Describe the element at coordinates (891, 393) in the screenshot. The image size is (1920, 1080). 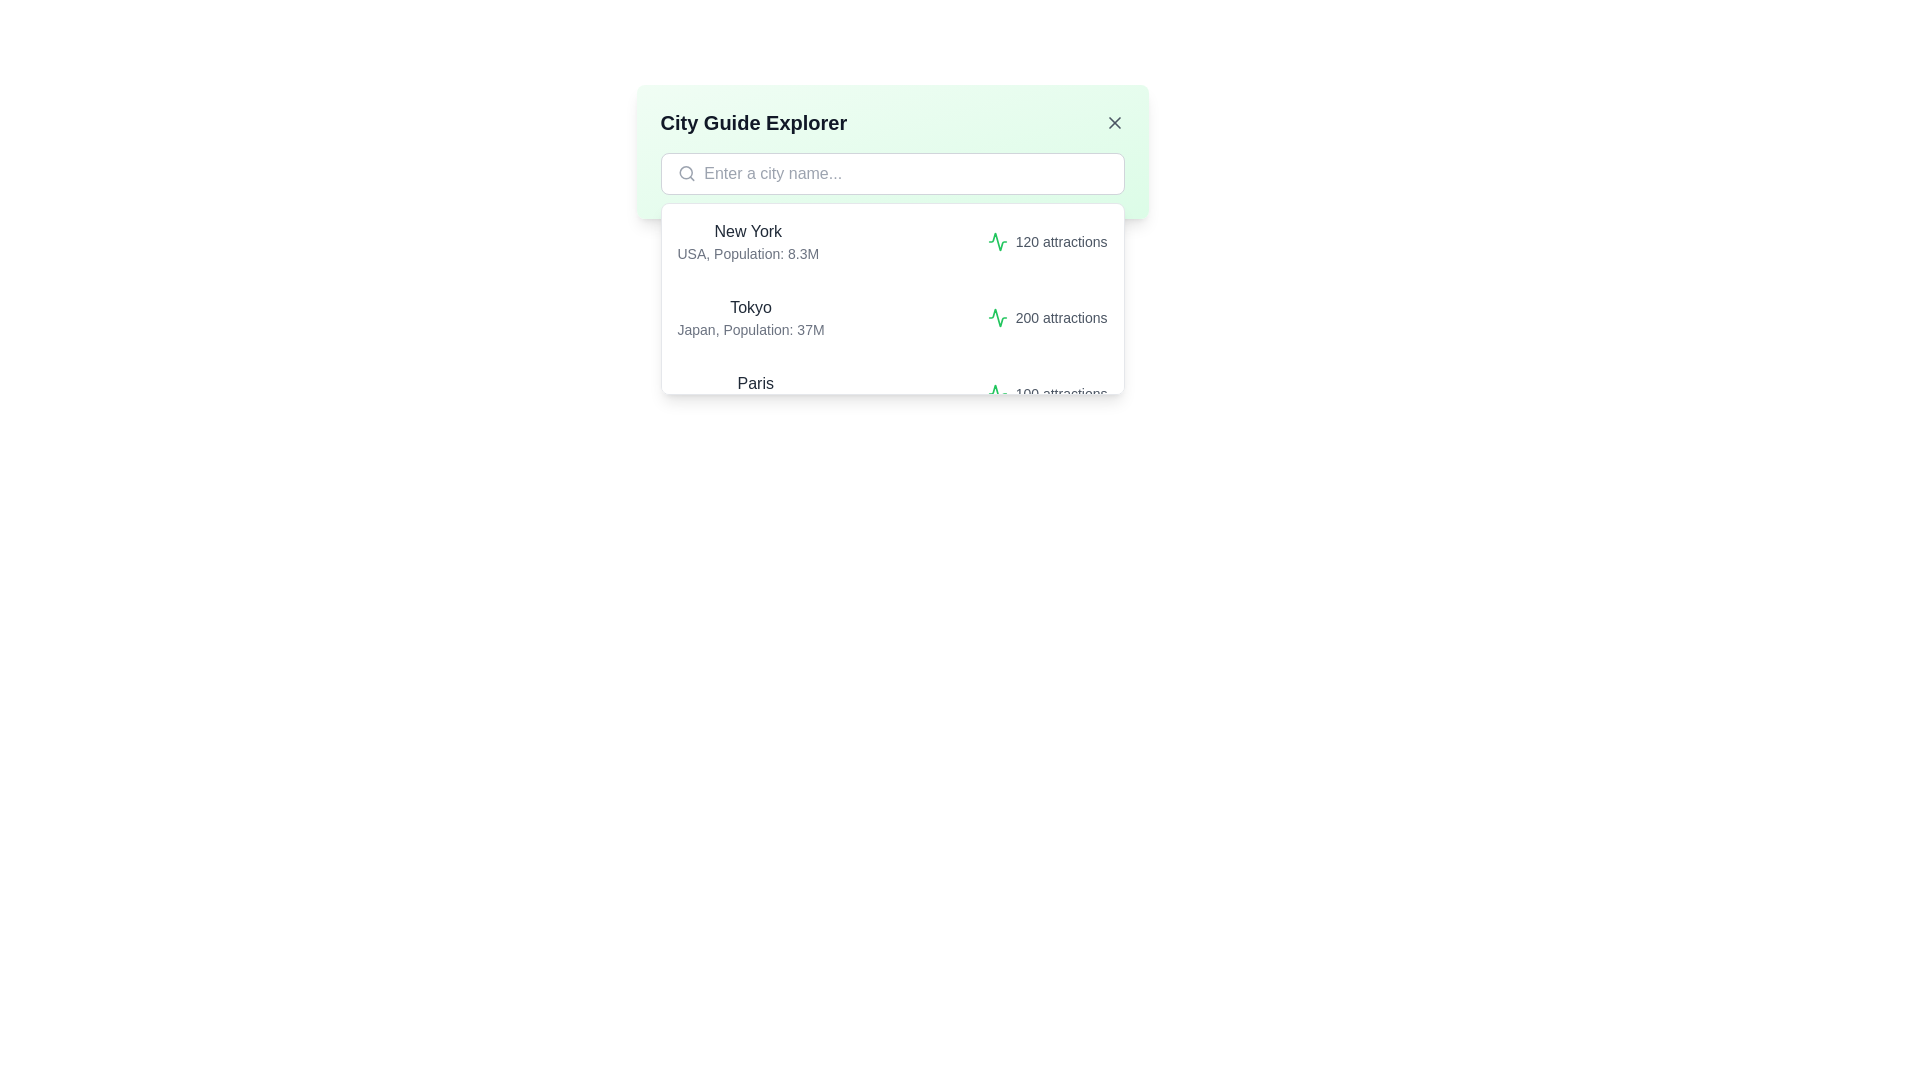
I see `the list item displaying information about Paris` at that location.